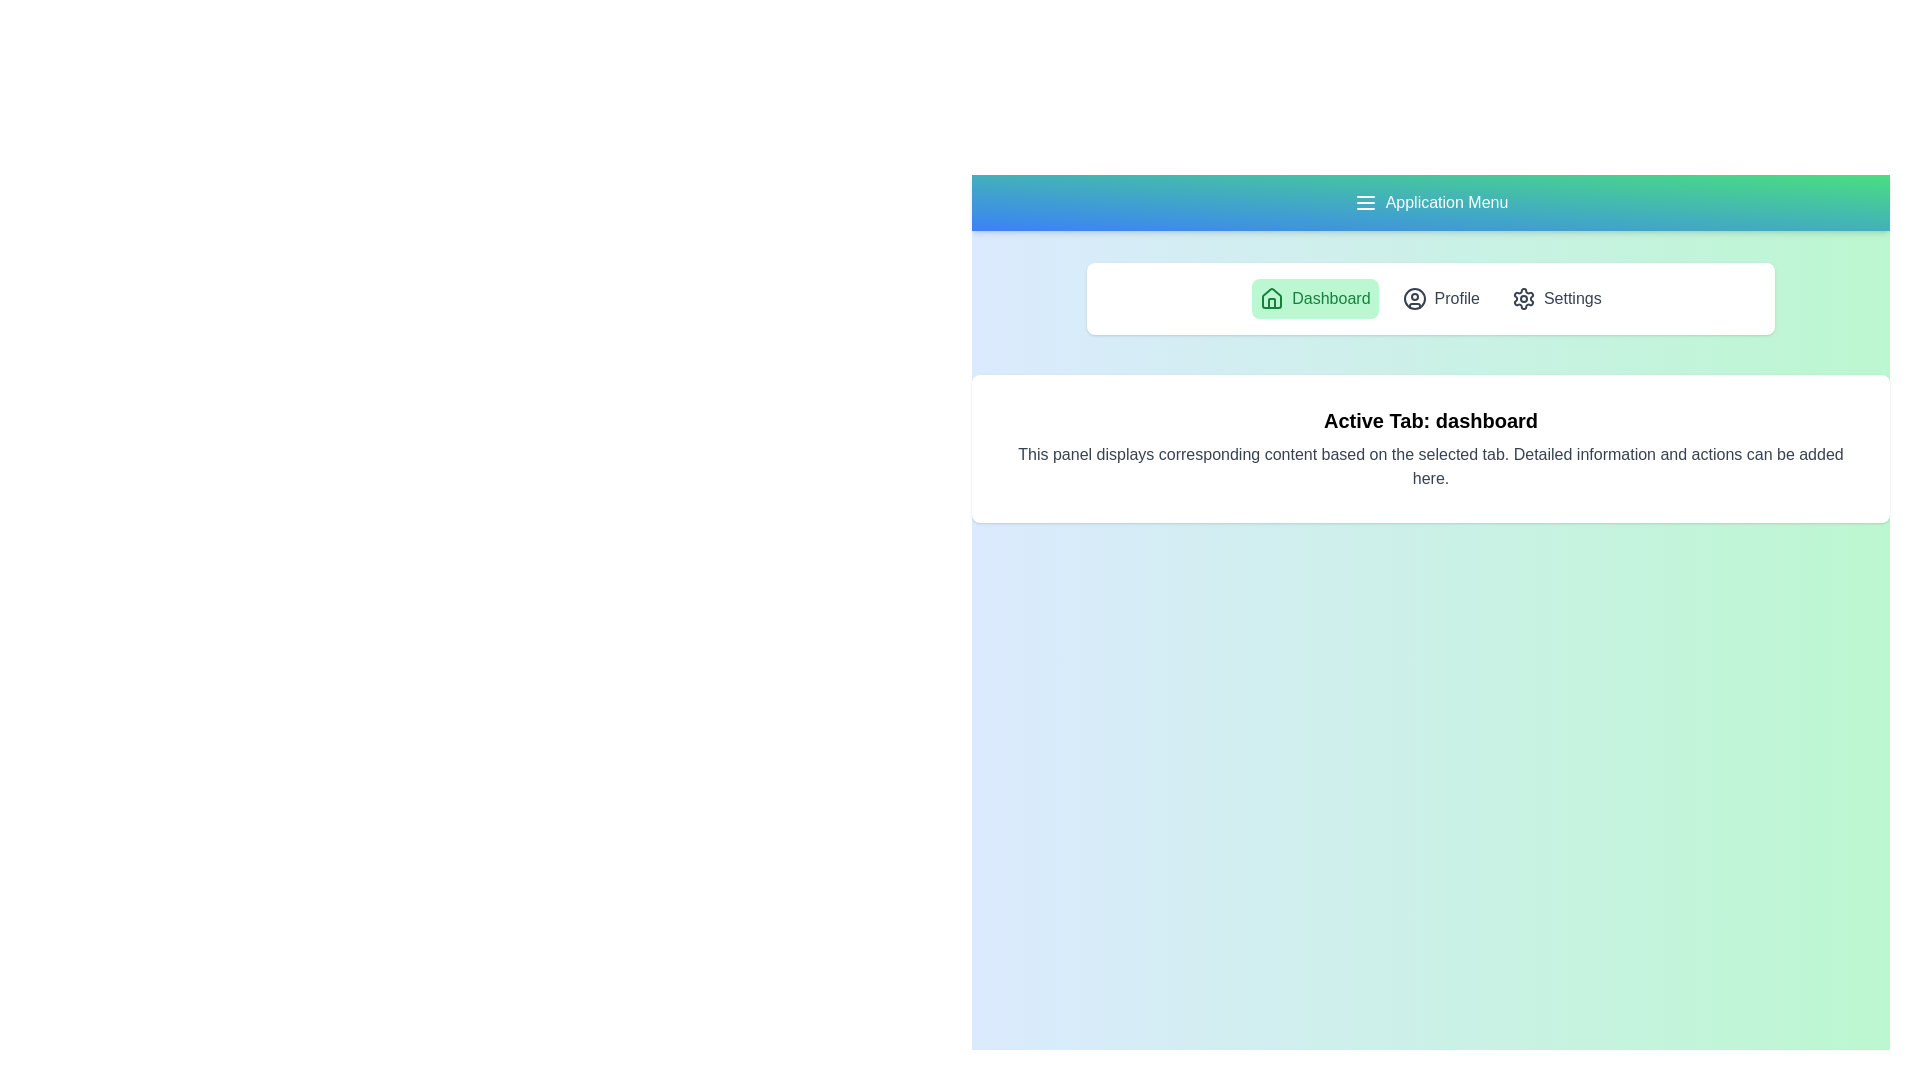 The width and height of the screenshot is (1920, 1080). Describe the element at coordinates (1315, 299) in the screenshot. I see `the tab button corresponding to Dashboard to switch to that tab` at that location.